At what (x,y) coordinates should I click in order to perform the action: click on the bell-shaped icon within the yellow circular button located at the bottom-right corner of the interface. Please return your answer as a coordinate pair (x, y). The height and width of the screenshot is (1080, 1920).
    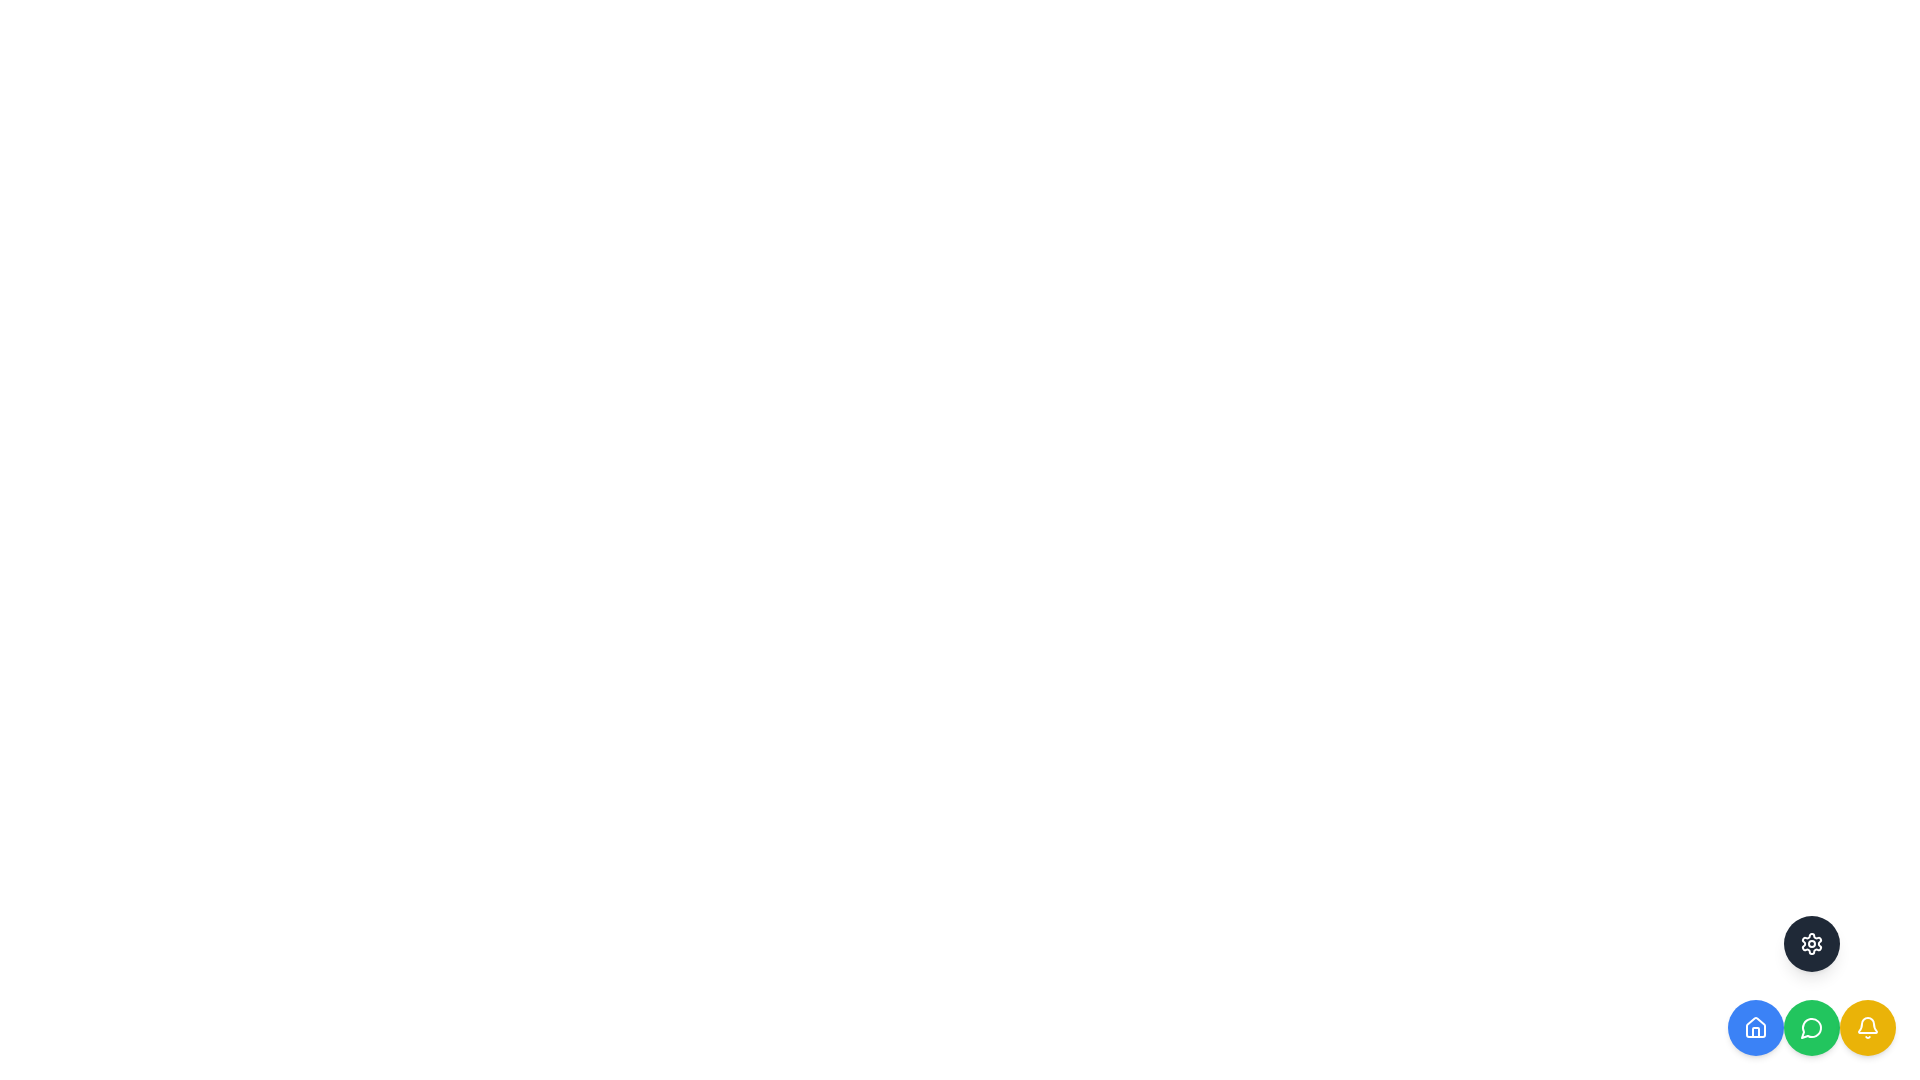
    Looking at the image, I should click on (1866, 1028).